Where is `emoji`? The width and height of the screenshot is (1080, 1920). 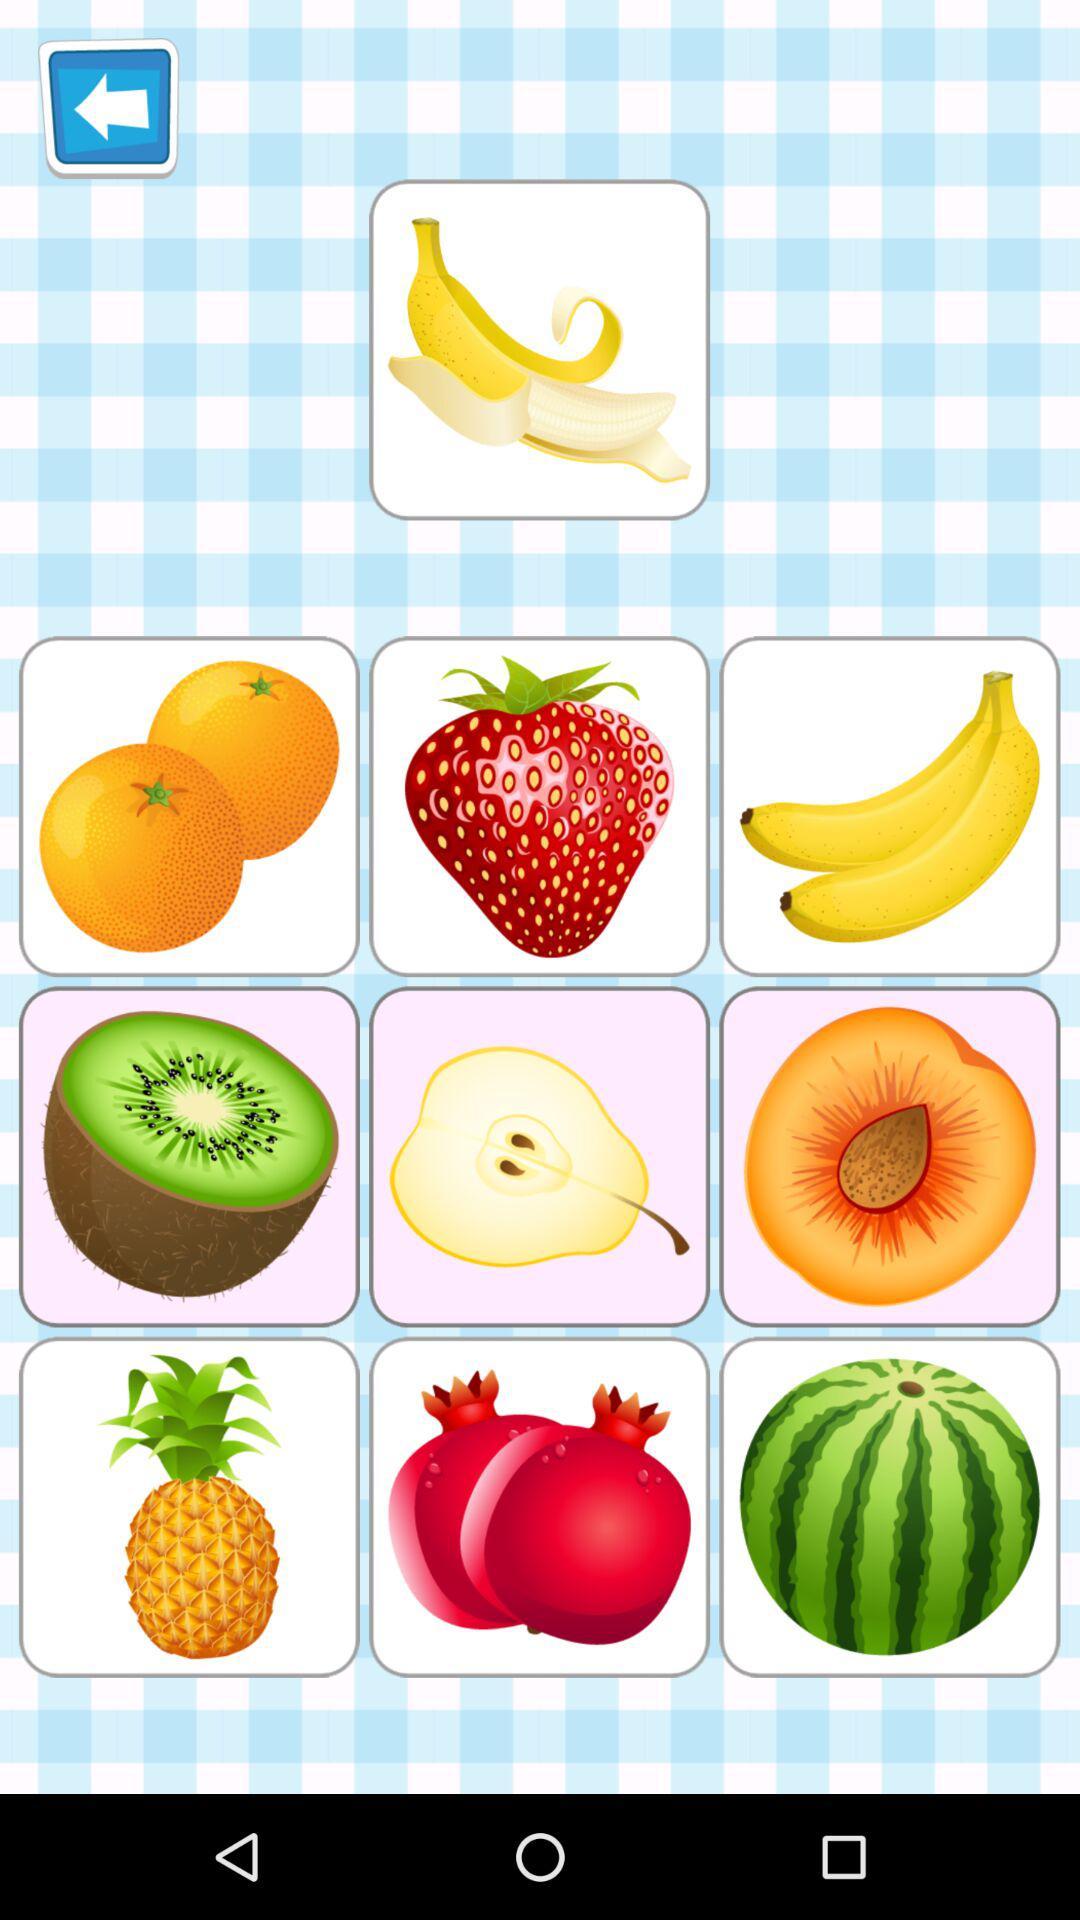
emoji is located at coordinates (538, 349).